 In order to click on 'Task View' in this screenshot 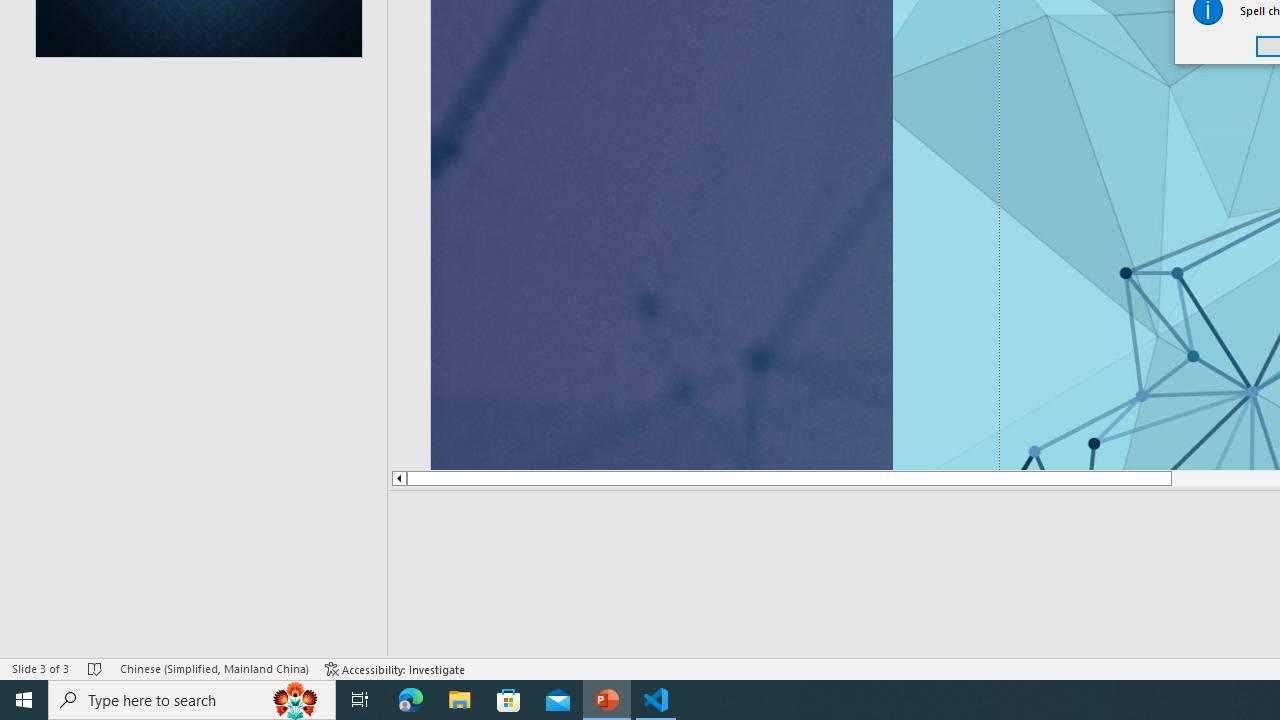, I will do `click(359, 698)`.